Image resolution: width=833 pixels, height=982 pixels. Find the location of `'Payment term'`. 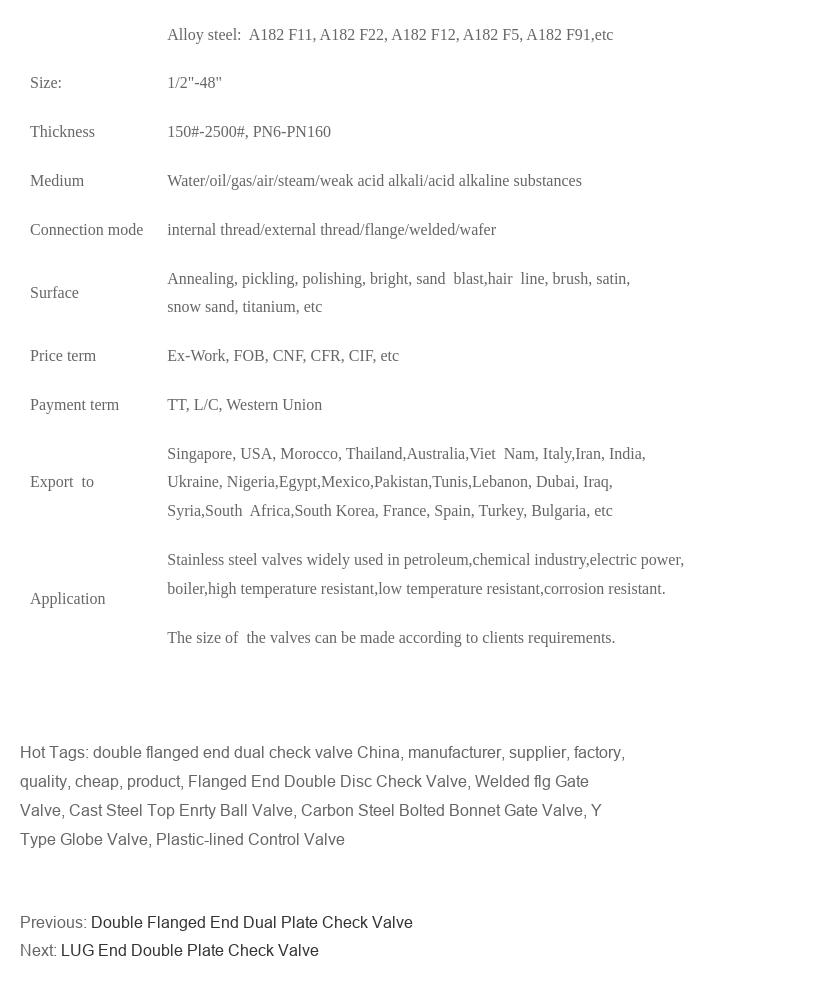

'Payment term' is located at coordinates (29, 403).